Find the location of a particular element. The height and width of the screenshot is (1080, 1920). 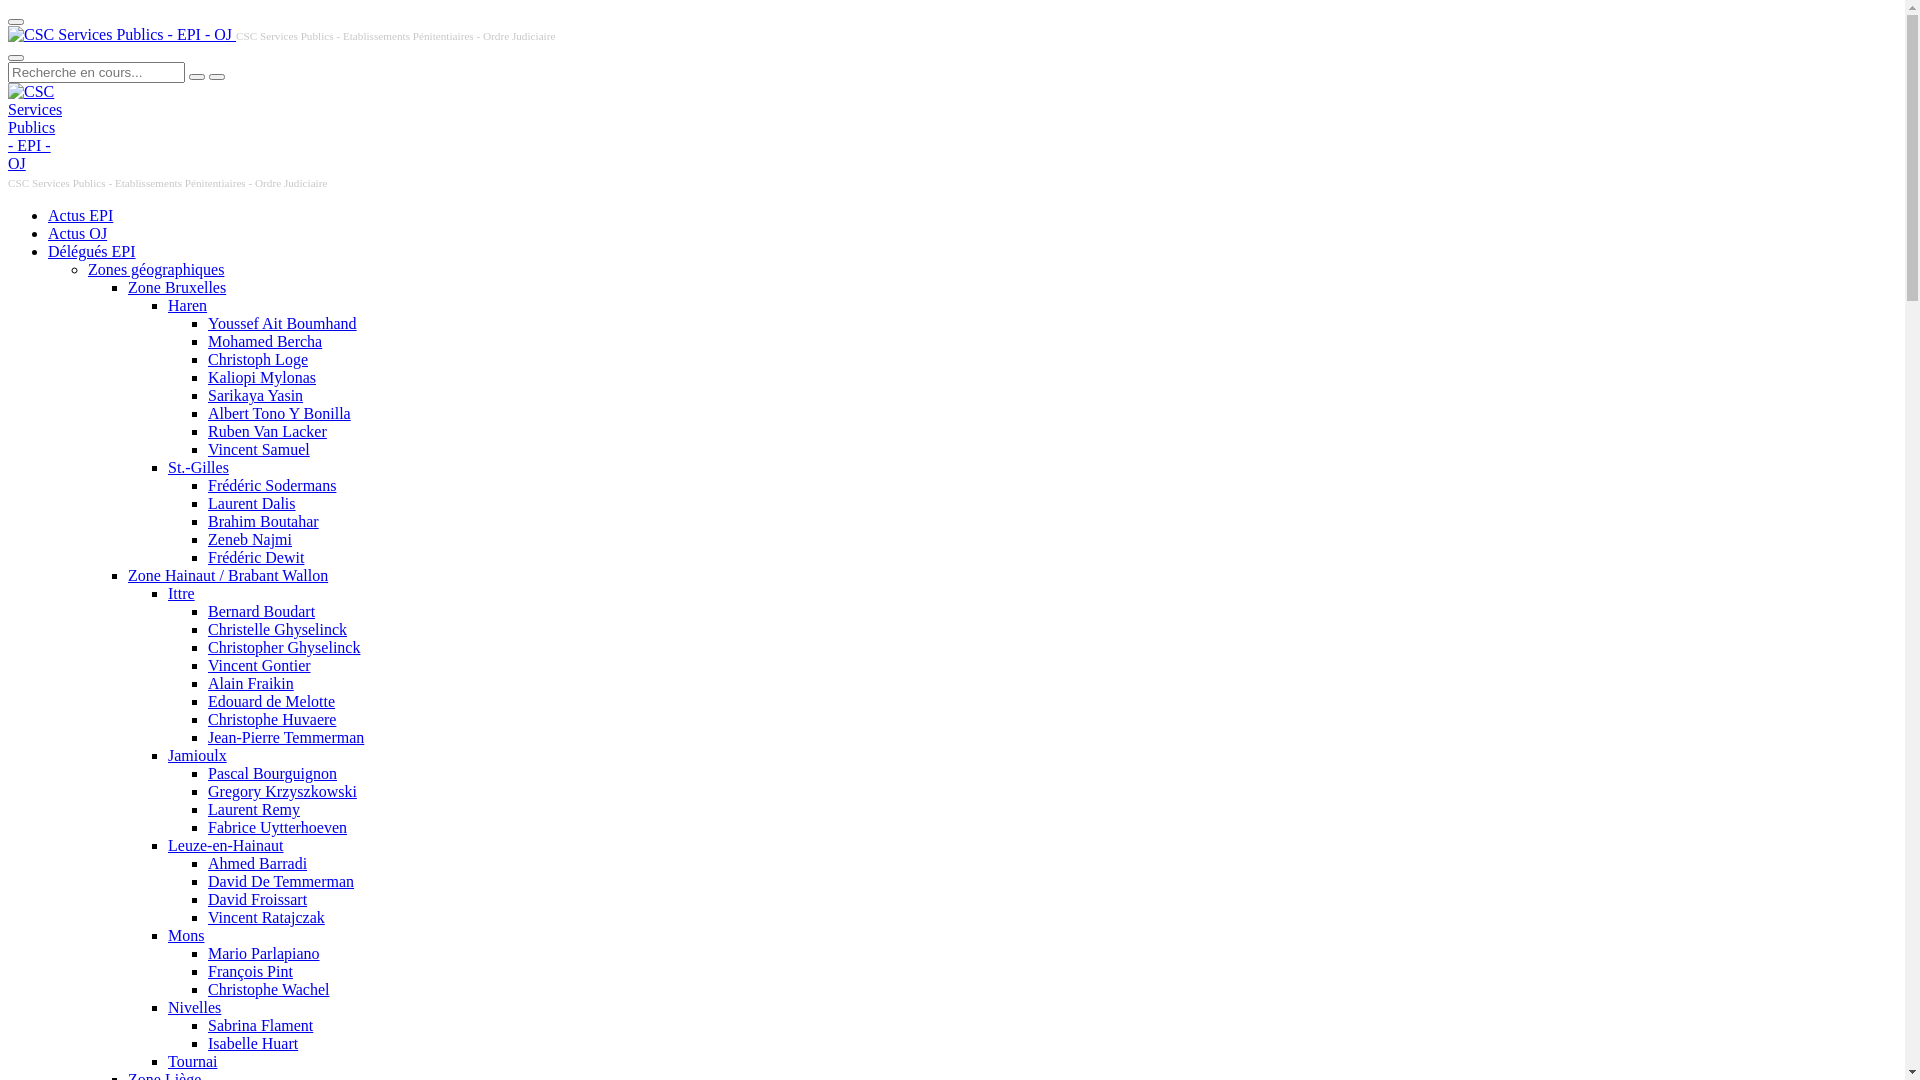

'Ruben Van Lacker' is located at coordinates (266, 430).